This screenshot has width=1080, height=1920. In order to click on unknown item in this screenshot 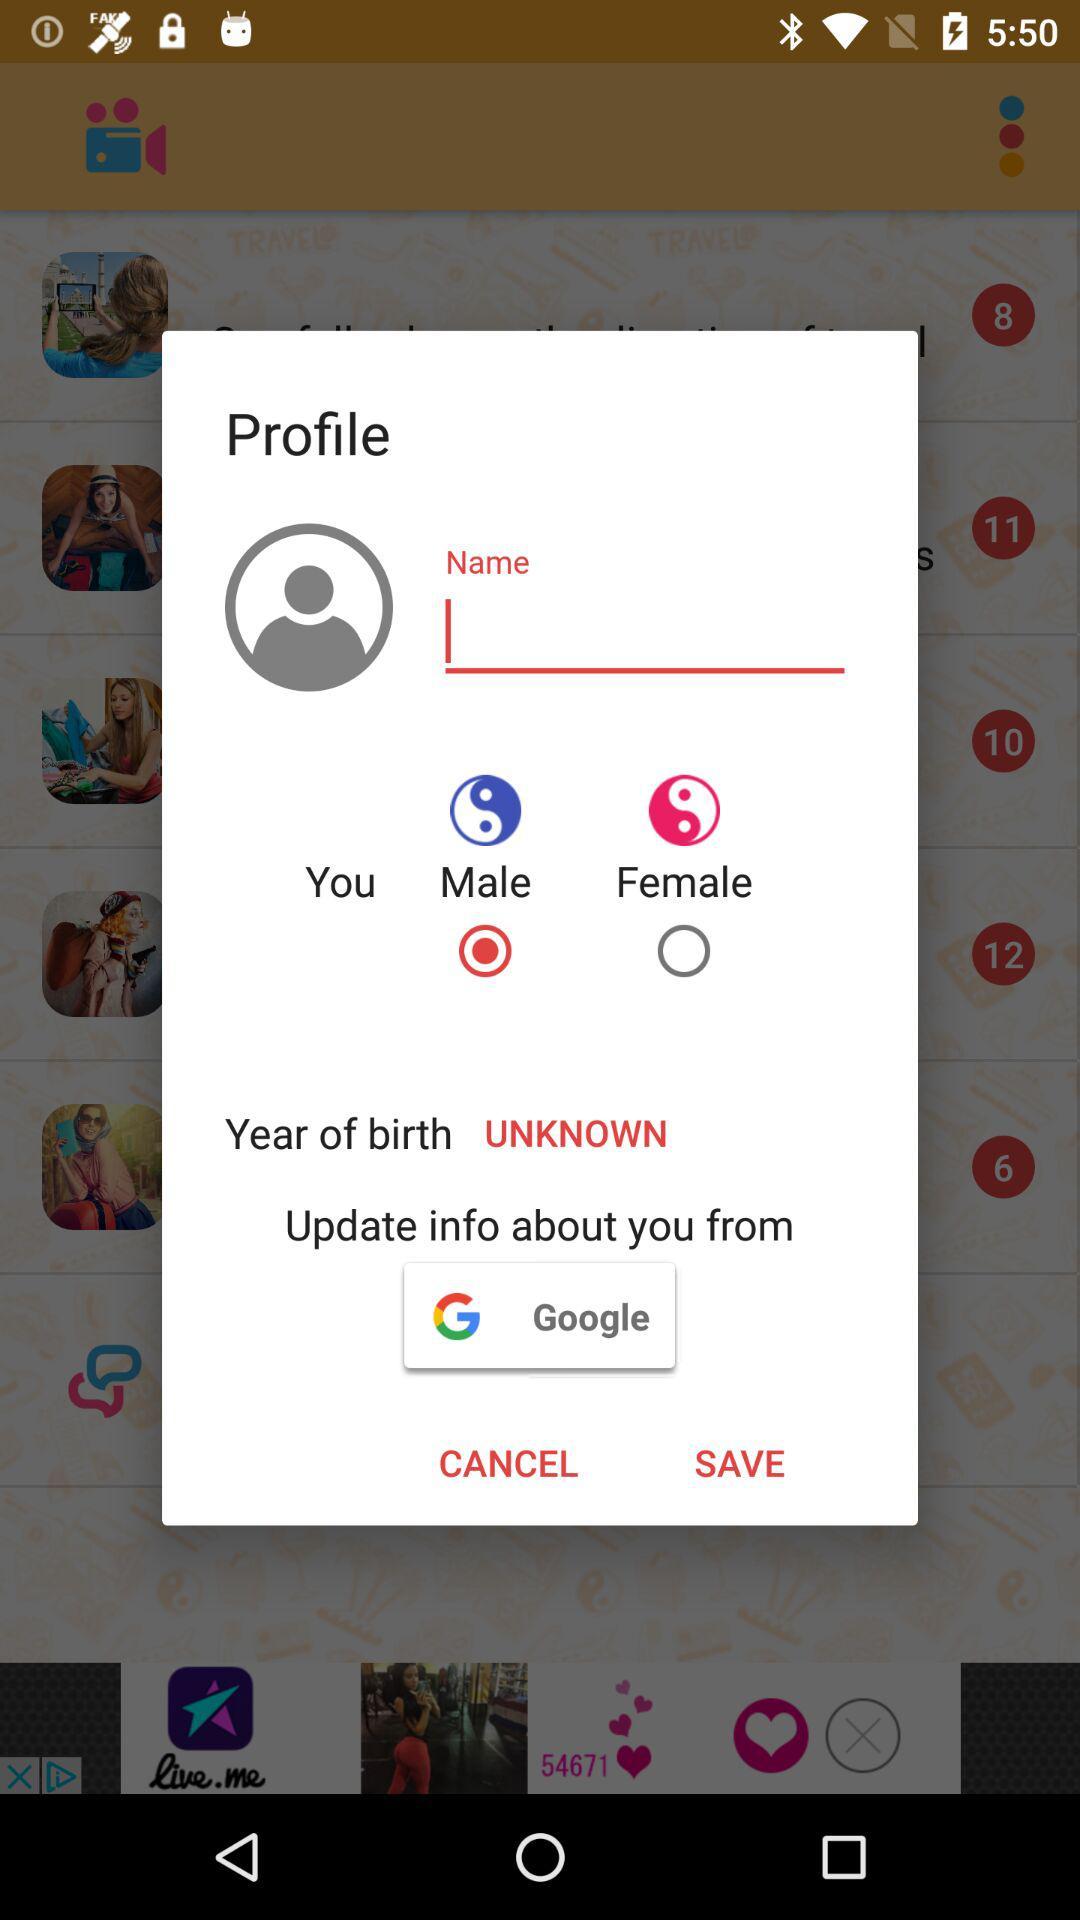, I will do `click(654, 1132)`.